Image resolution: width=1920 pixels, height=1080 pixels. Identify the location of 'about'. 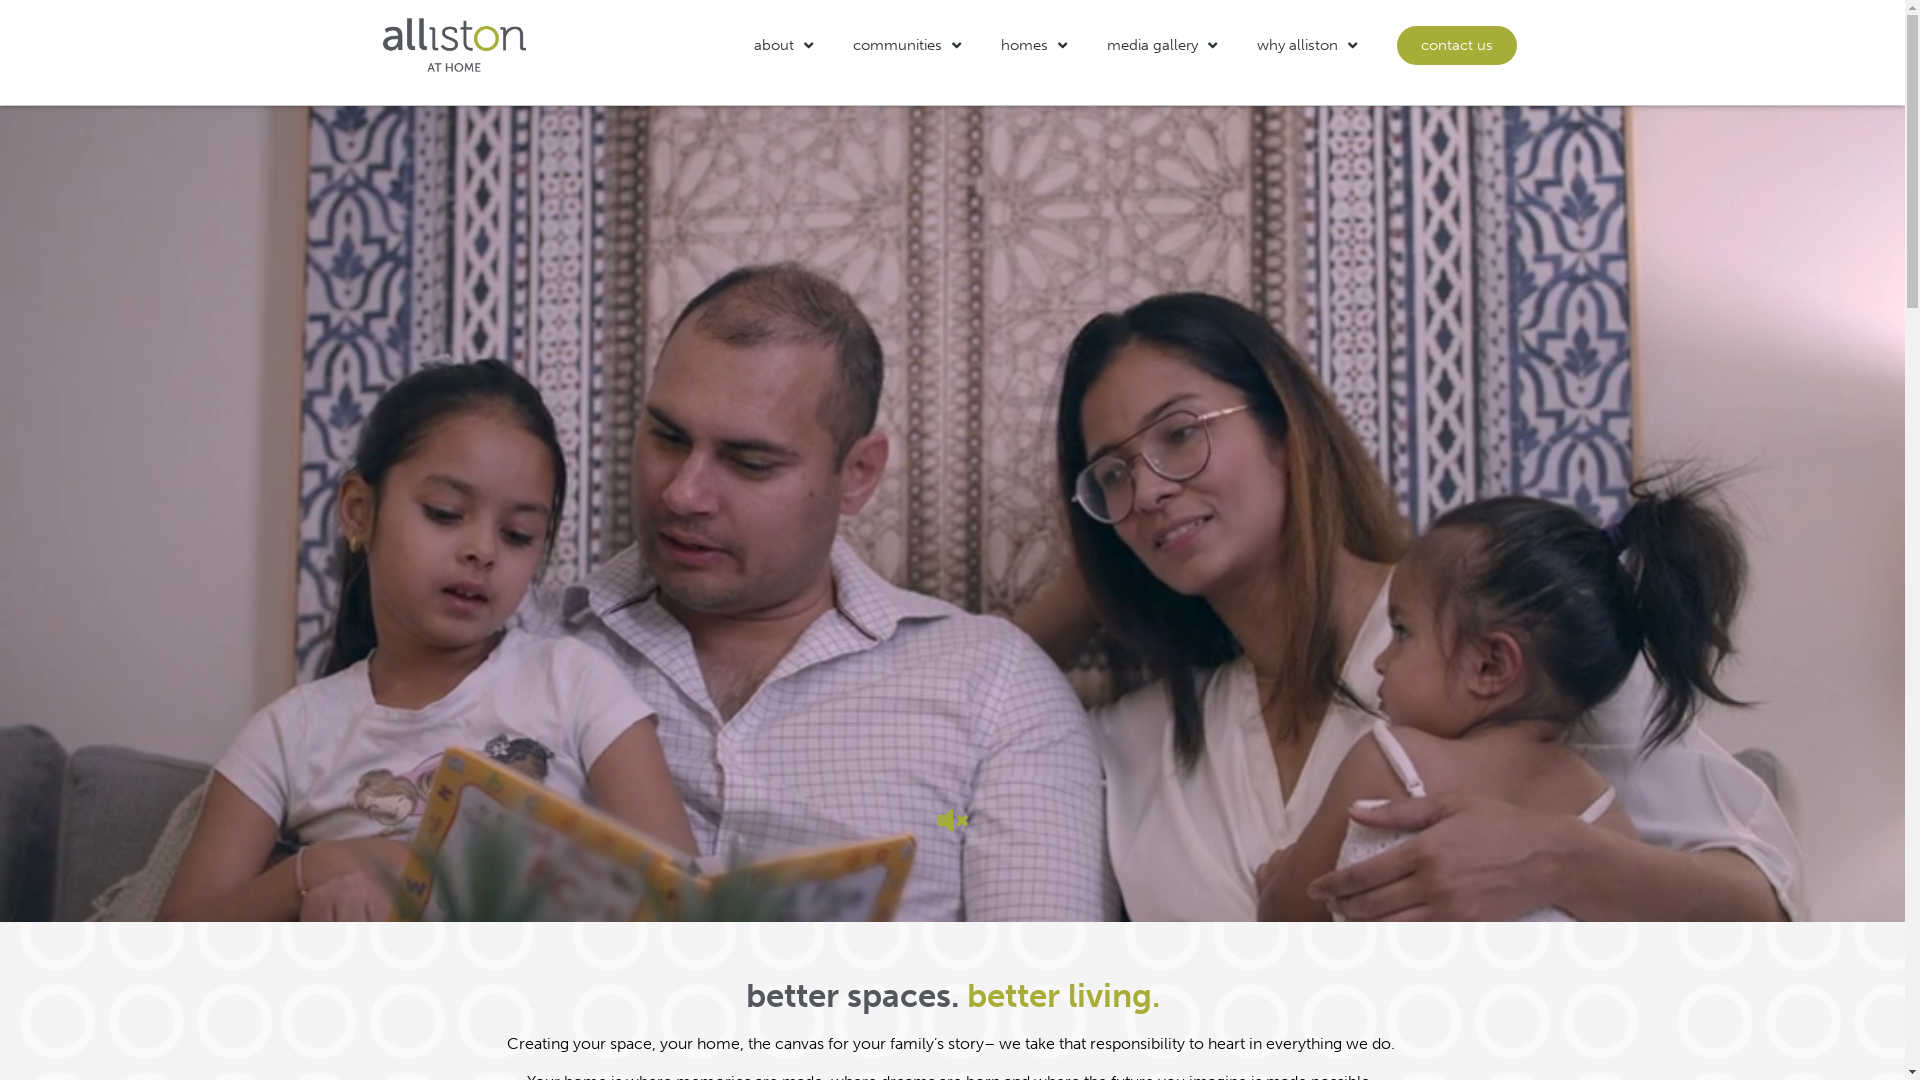
(782, 45).